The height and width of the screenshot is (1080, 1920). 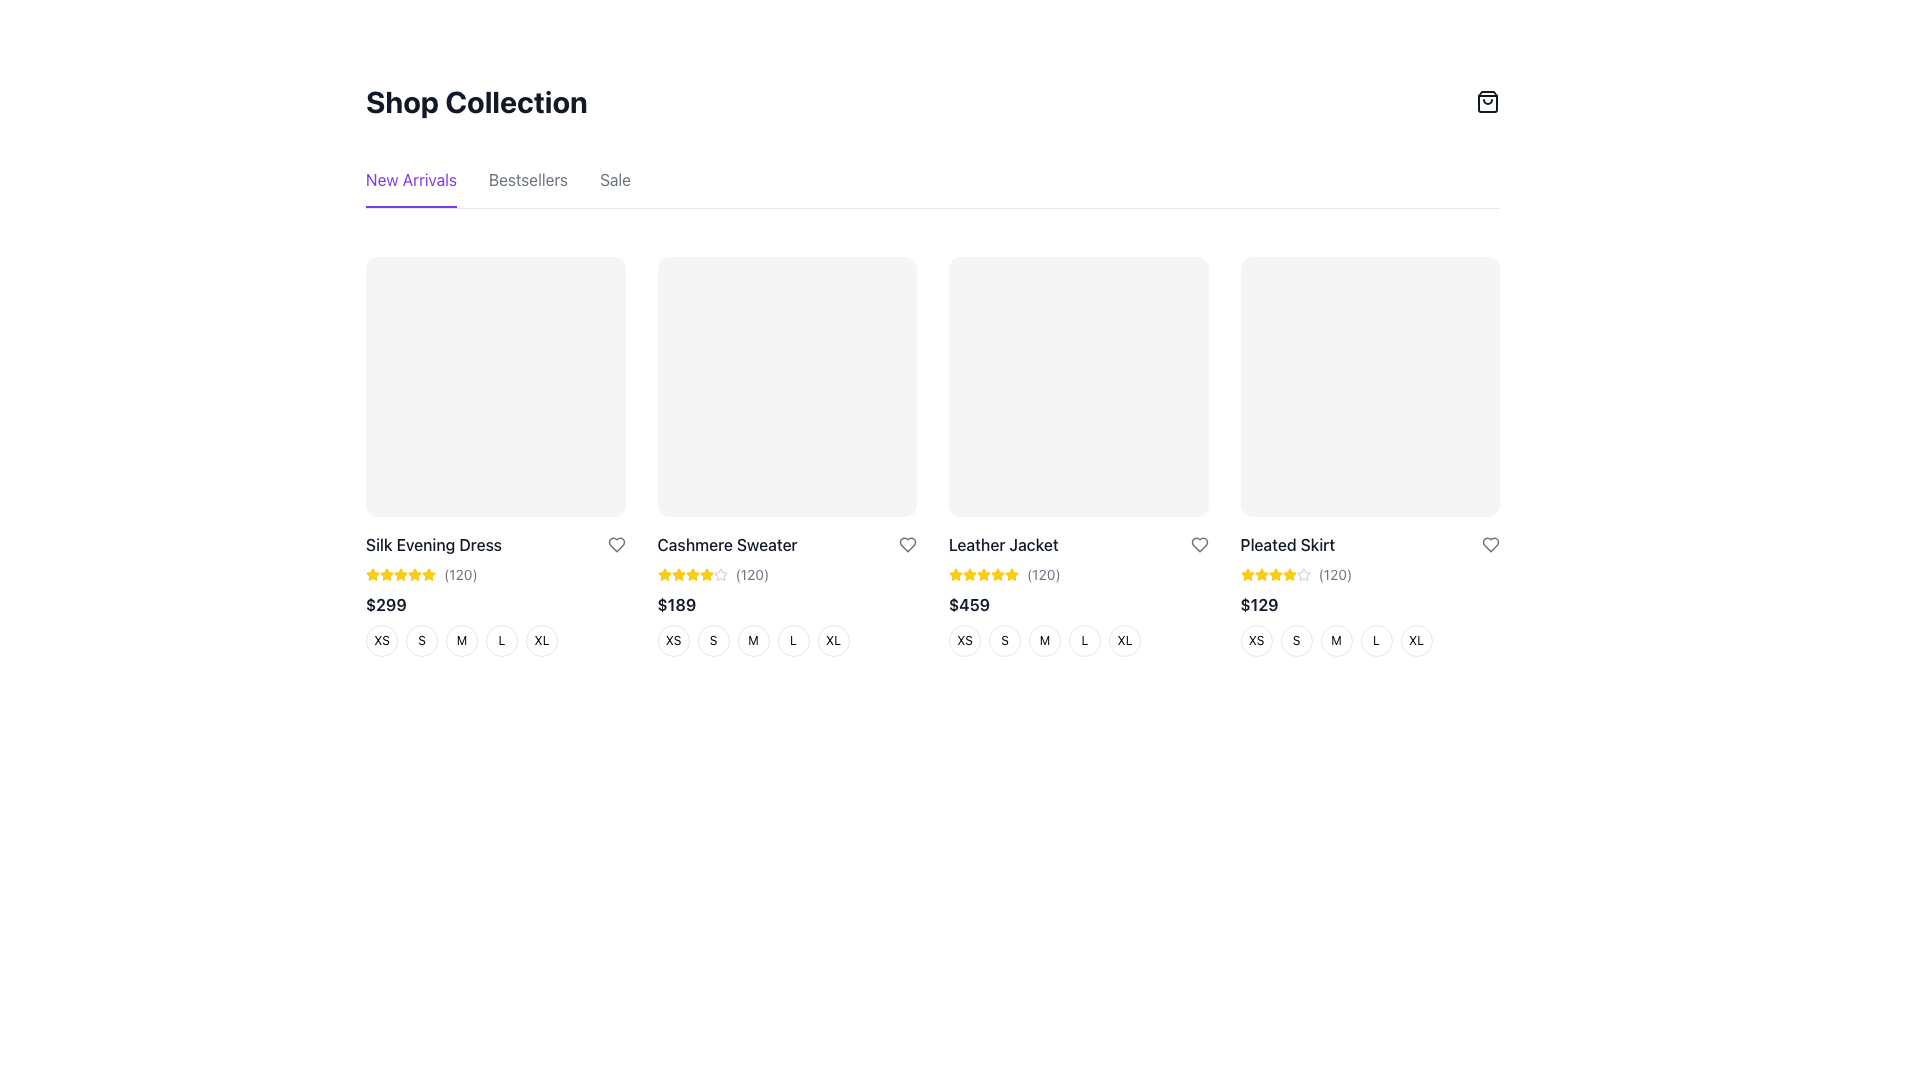 What do you see at coordinates (1124, 640) in the screenshot?
I see `the 'XL' size selection button located below the 'Leather Jacket' product listing` at bounding box center [1124, 640].